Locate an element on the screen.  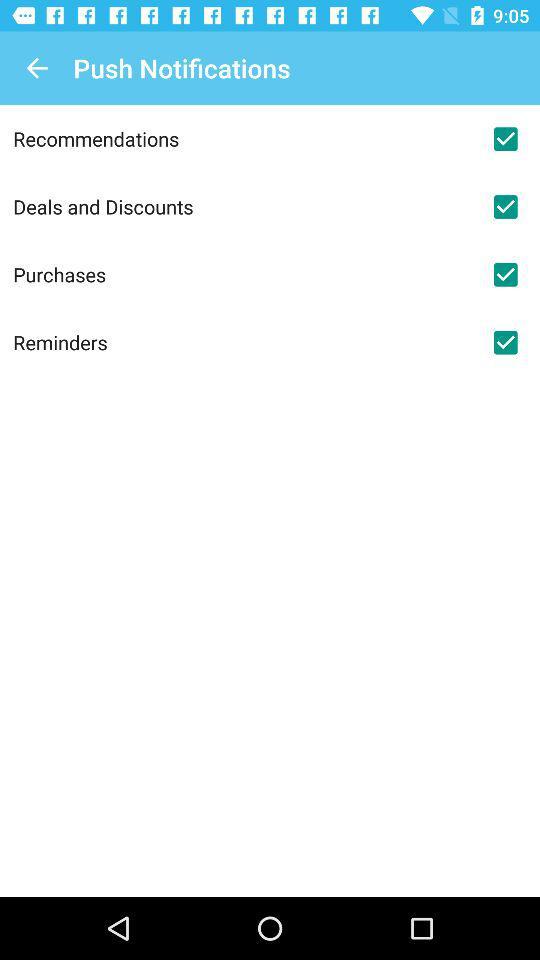
icon below the recommendations icon is located at coordinates (242, 206).